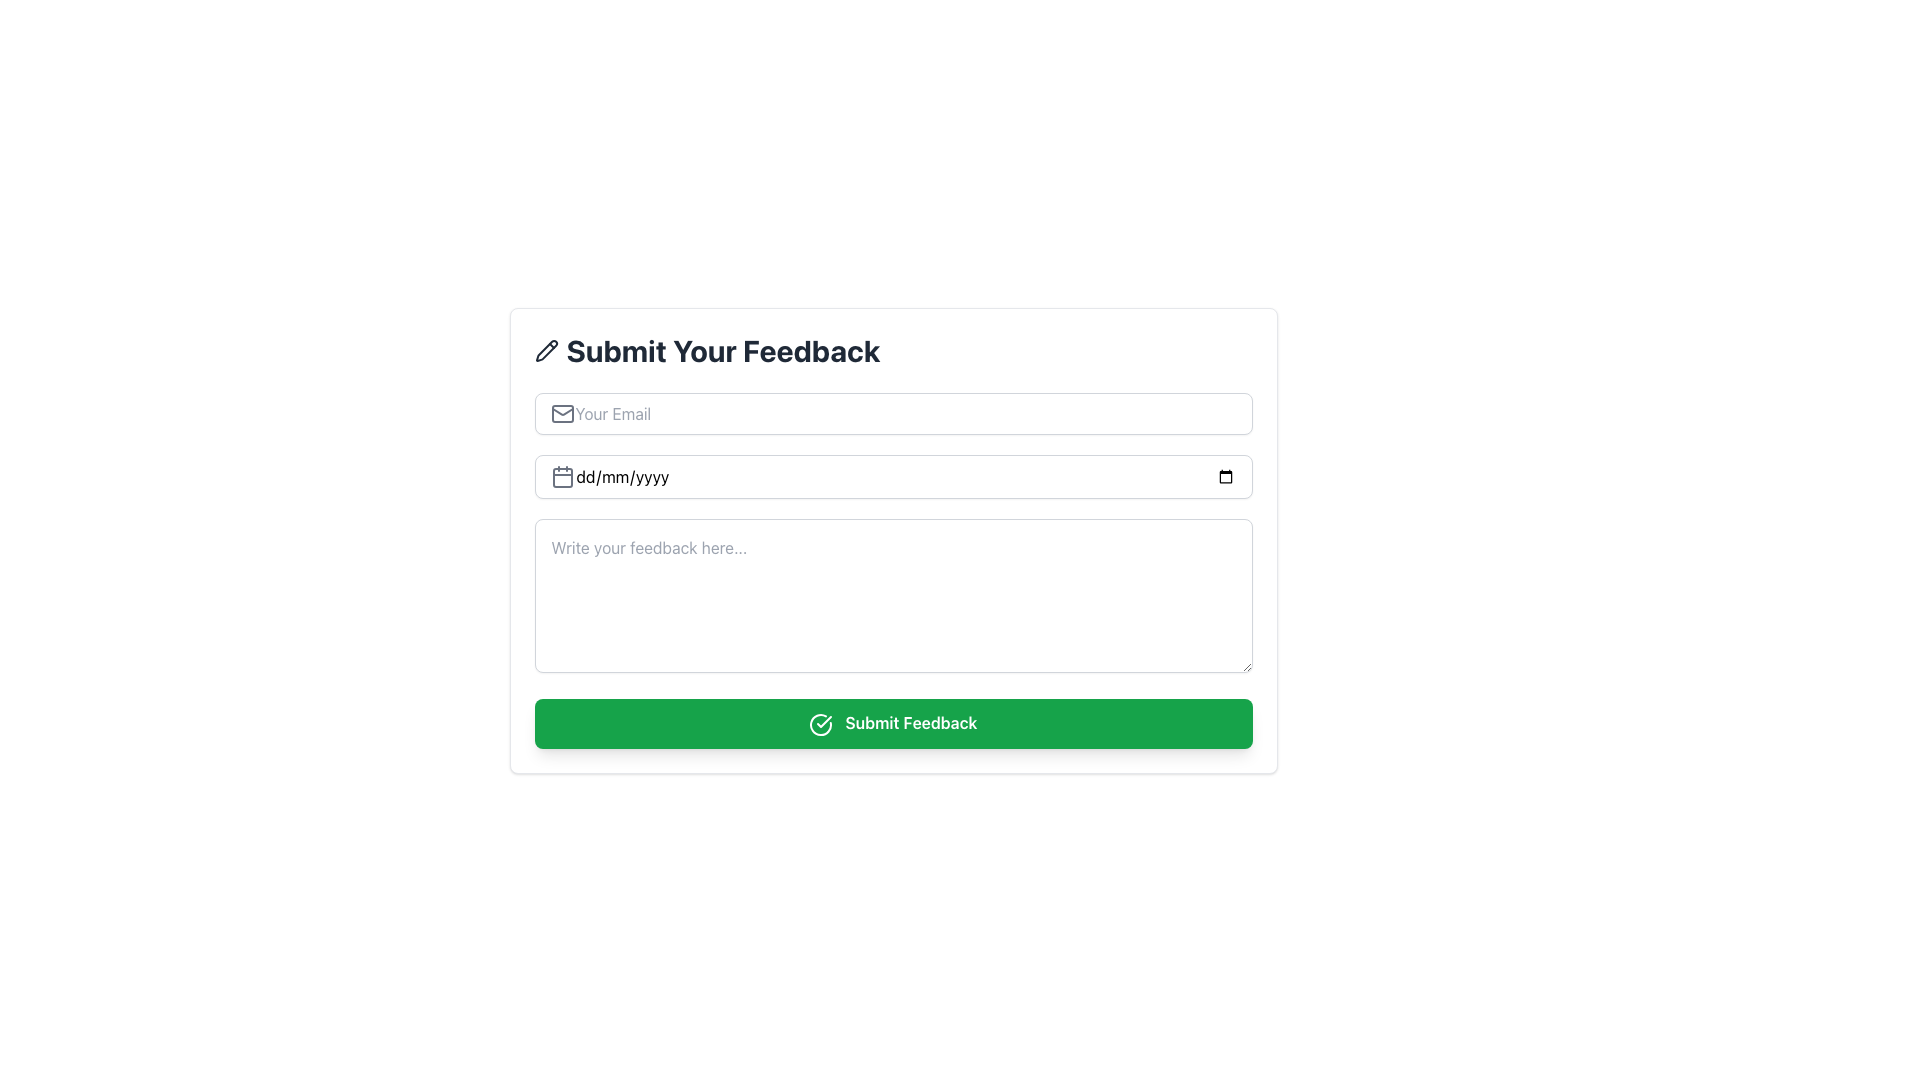 Image resolution: width=1920 pixels, height=1080 pixels. What do you see at coordinates (546, 350) in the screenshot?
I see `the edit icon located in the top left corner of the feedback submission form, above the input fields and to the left of the 'Submit Your Feedback' heading` at bounding box center [546, 350].